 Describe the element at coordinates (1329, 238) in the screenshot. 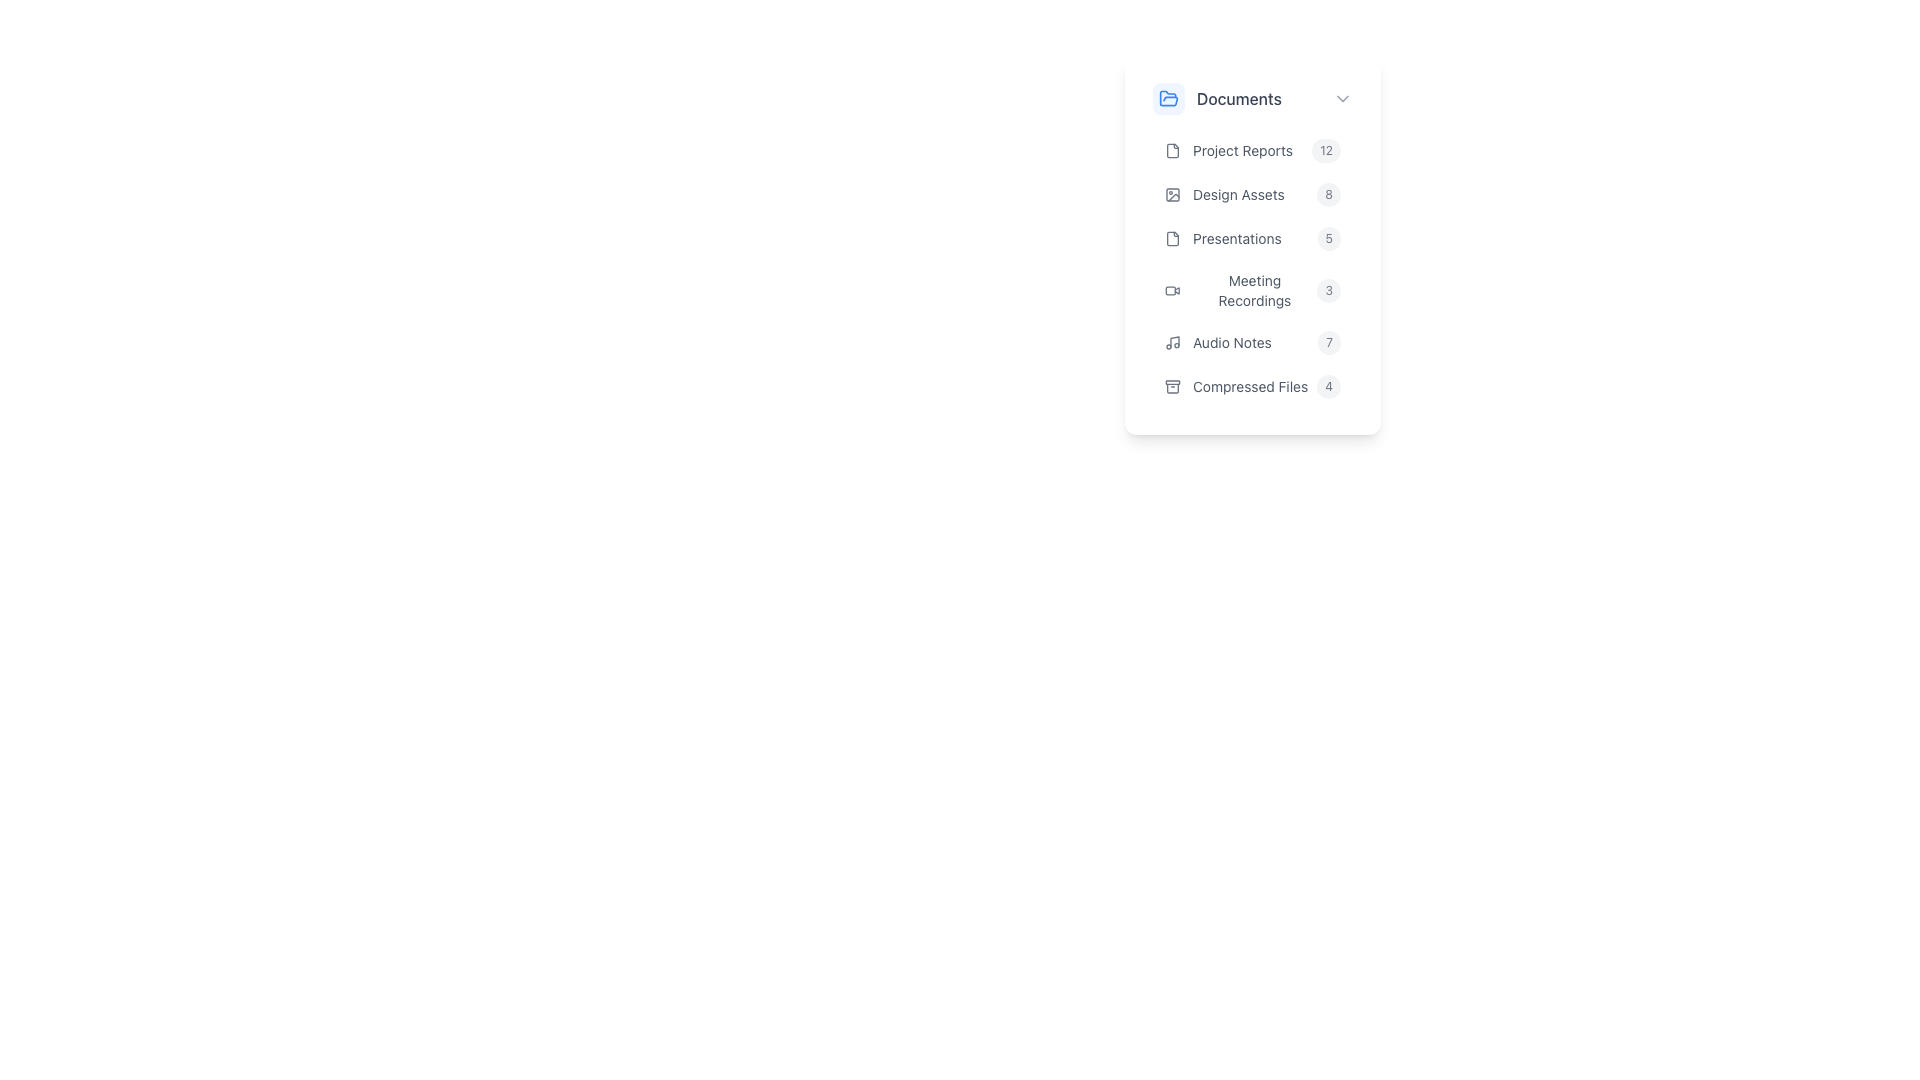

I see `the number displayed in the small, rounded badge with a gray background and the number '5', located to the right of the 'Presentations' text label` at that location.